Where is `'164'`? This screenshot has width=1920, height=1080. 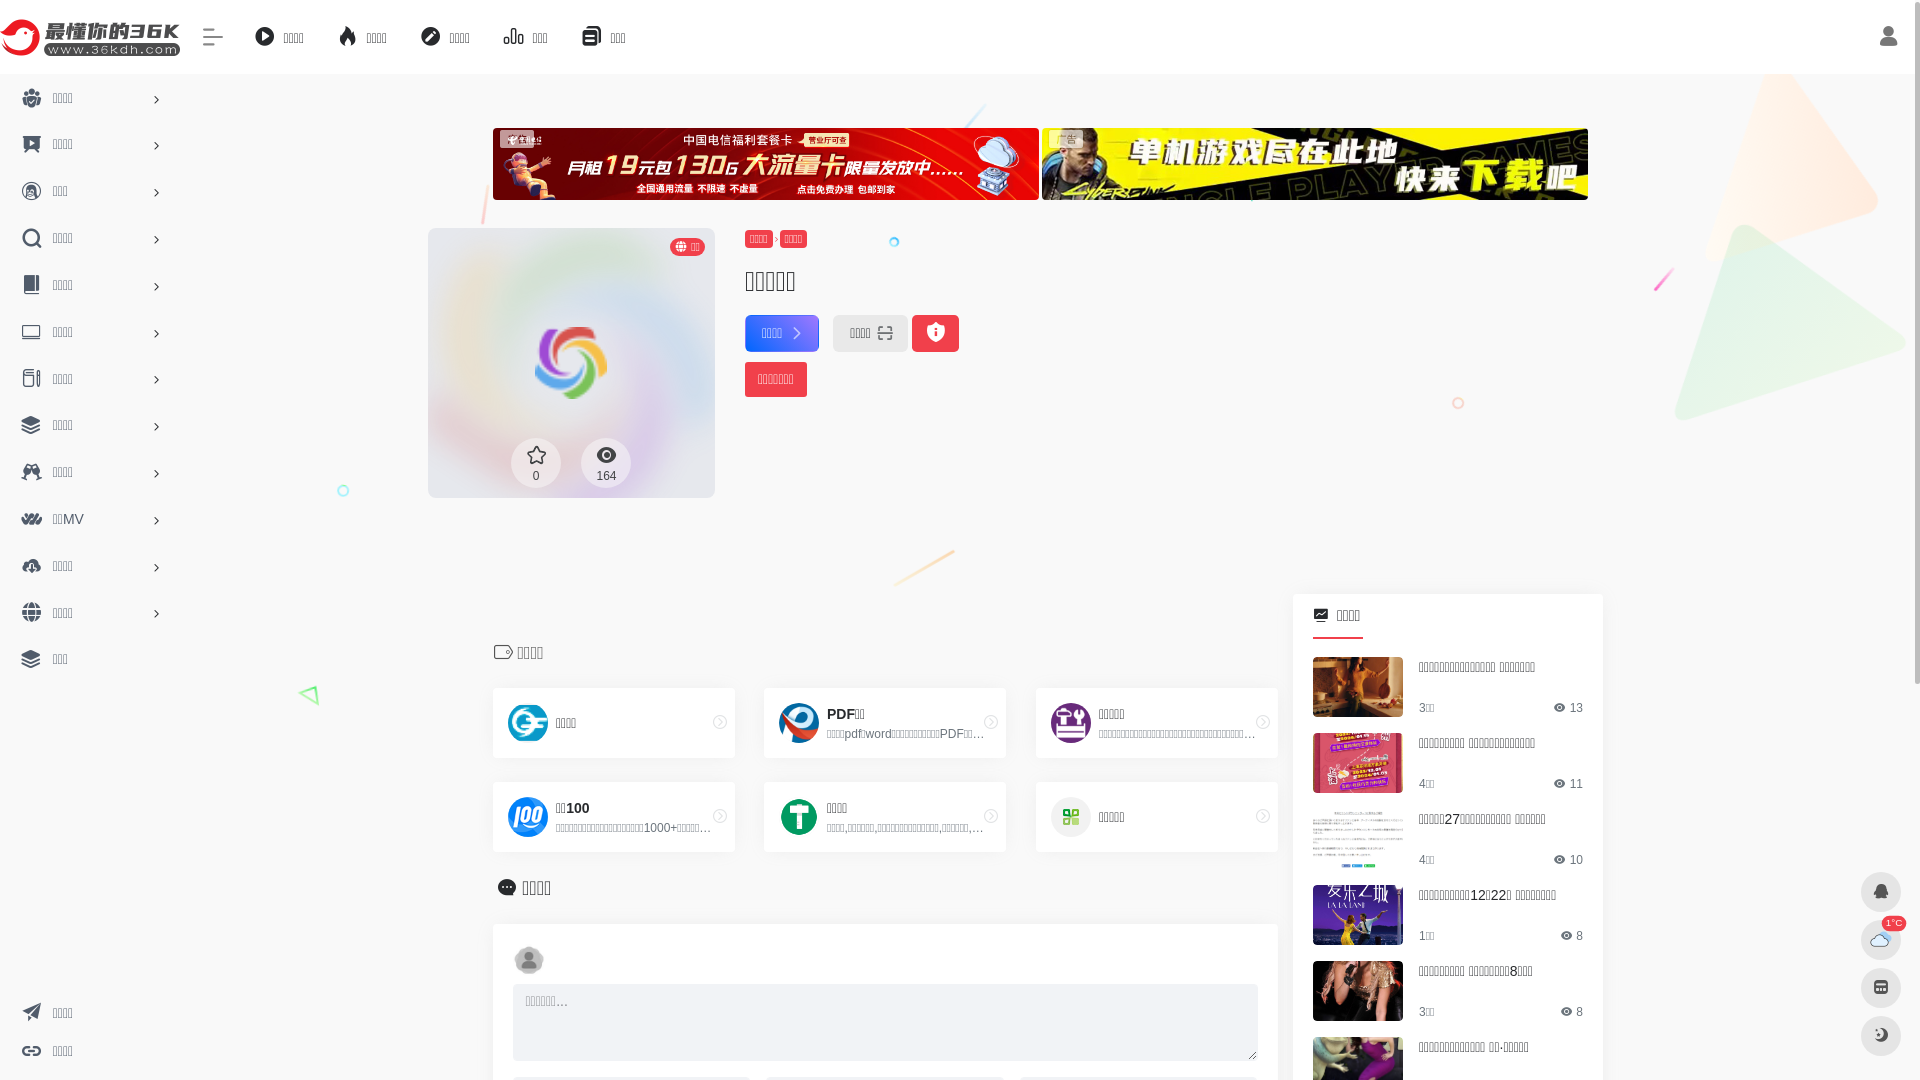 '164' is located at coordinates (604, 462).